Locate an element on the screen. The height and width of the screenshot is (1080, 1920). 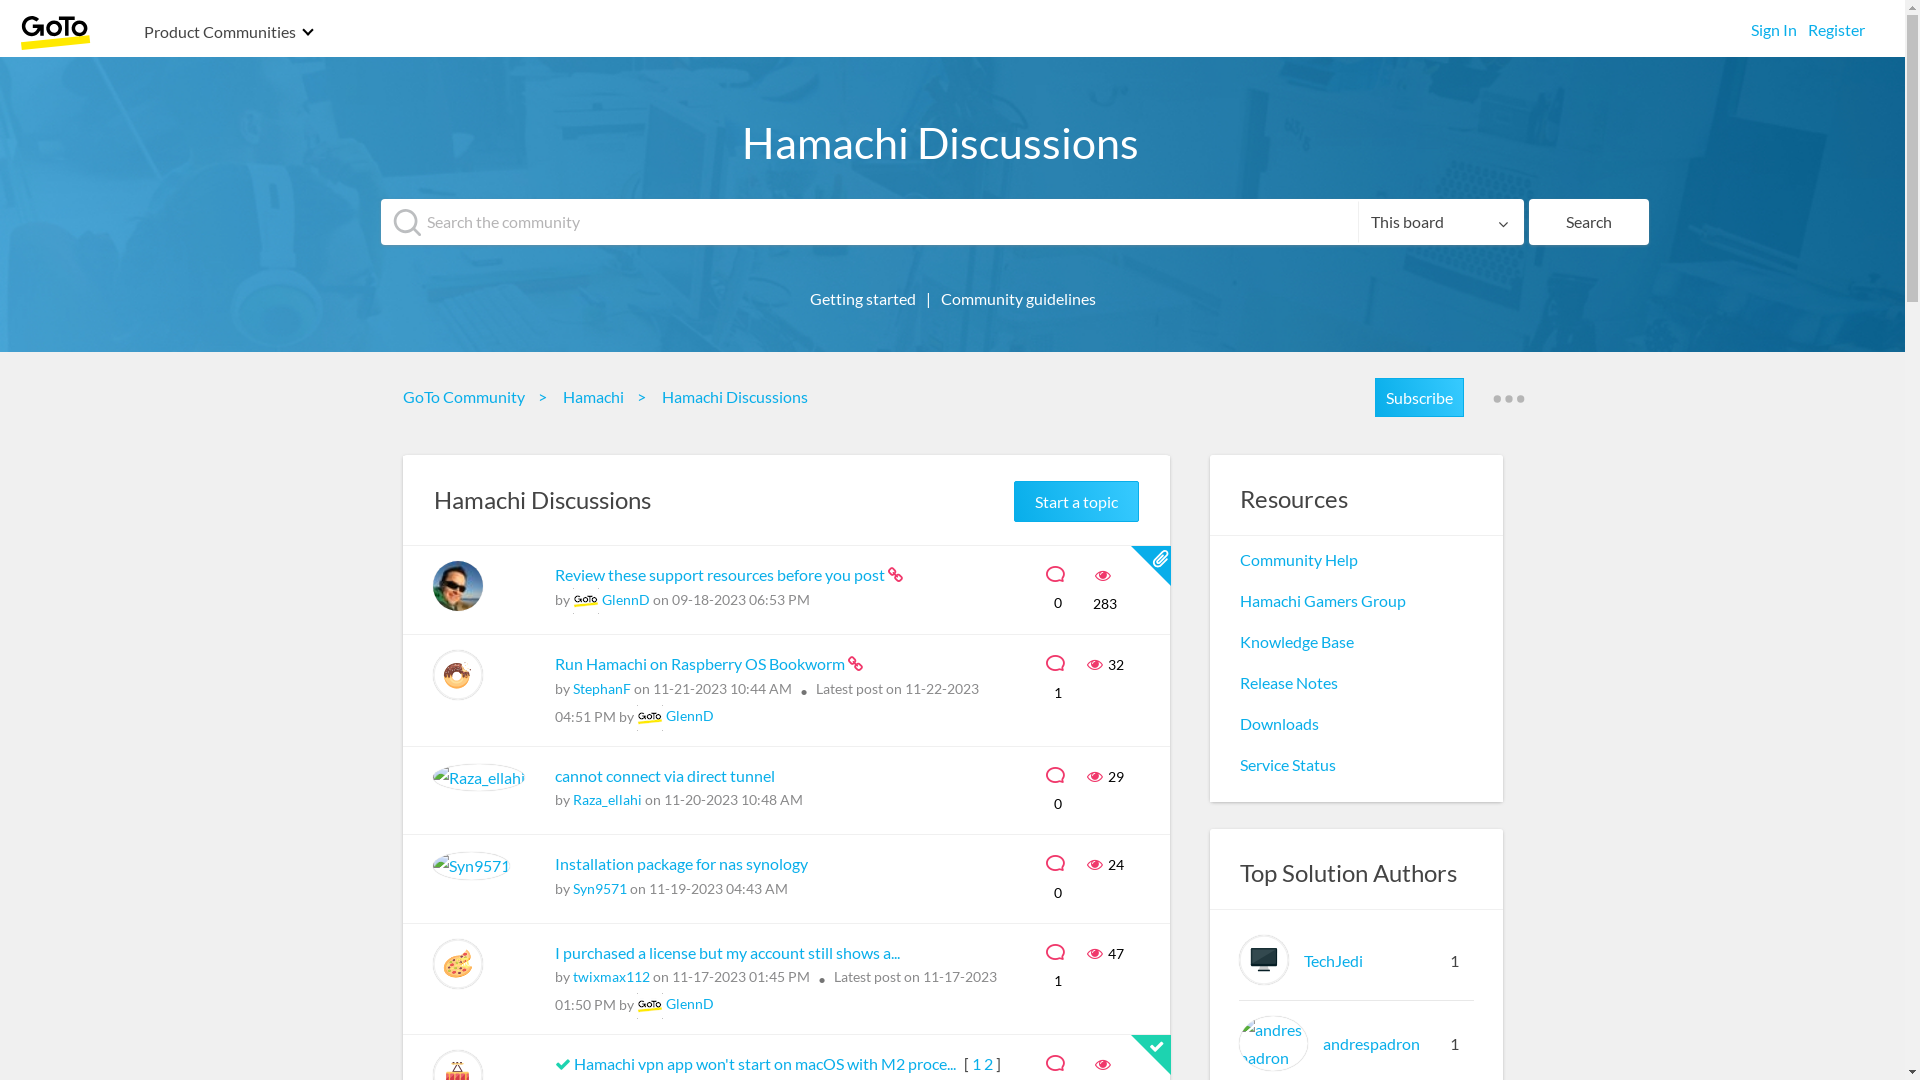
'I purchased a license but my account still shows a...' is located at coordinates (725, 950).